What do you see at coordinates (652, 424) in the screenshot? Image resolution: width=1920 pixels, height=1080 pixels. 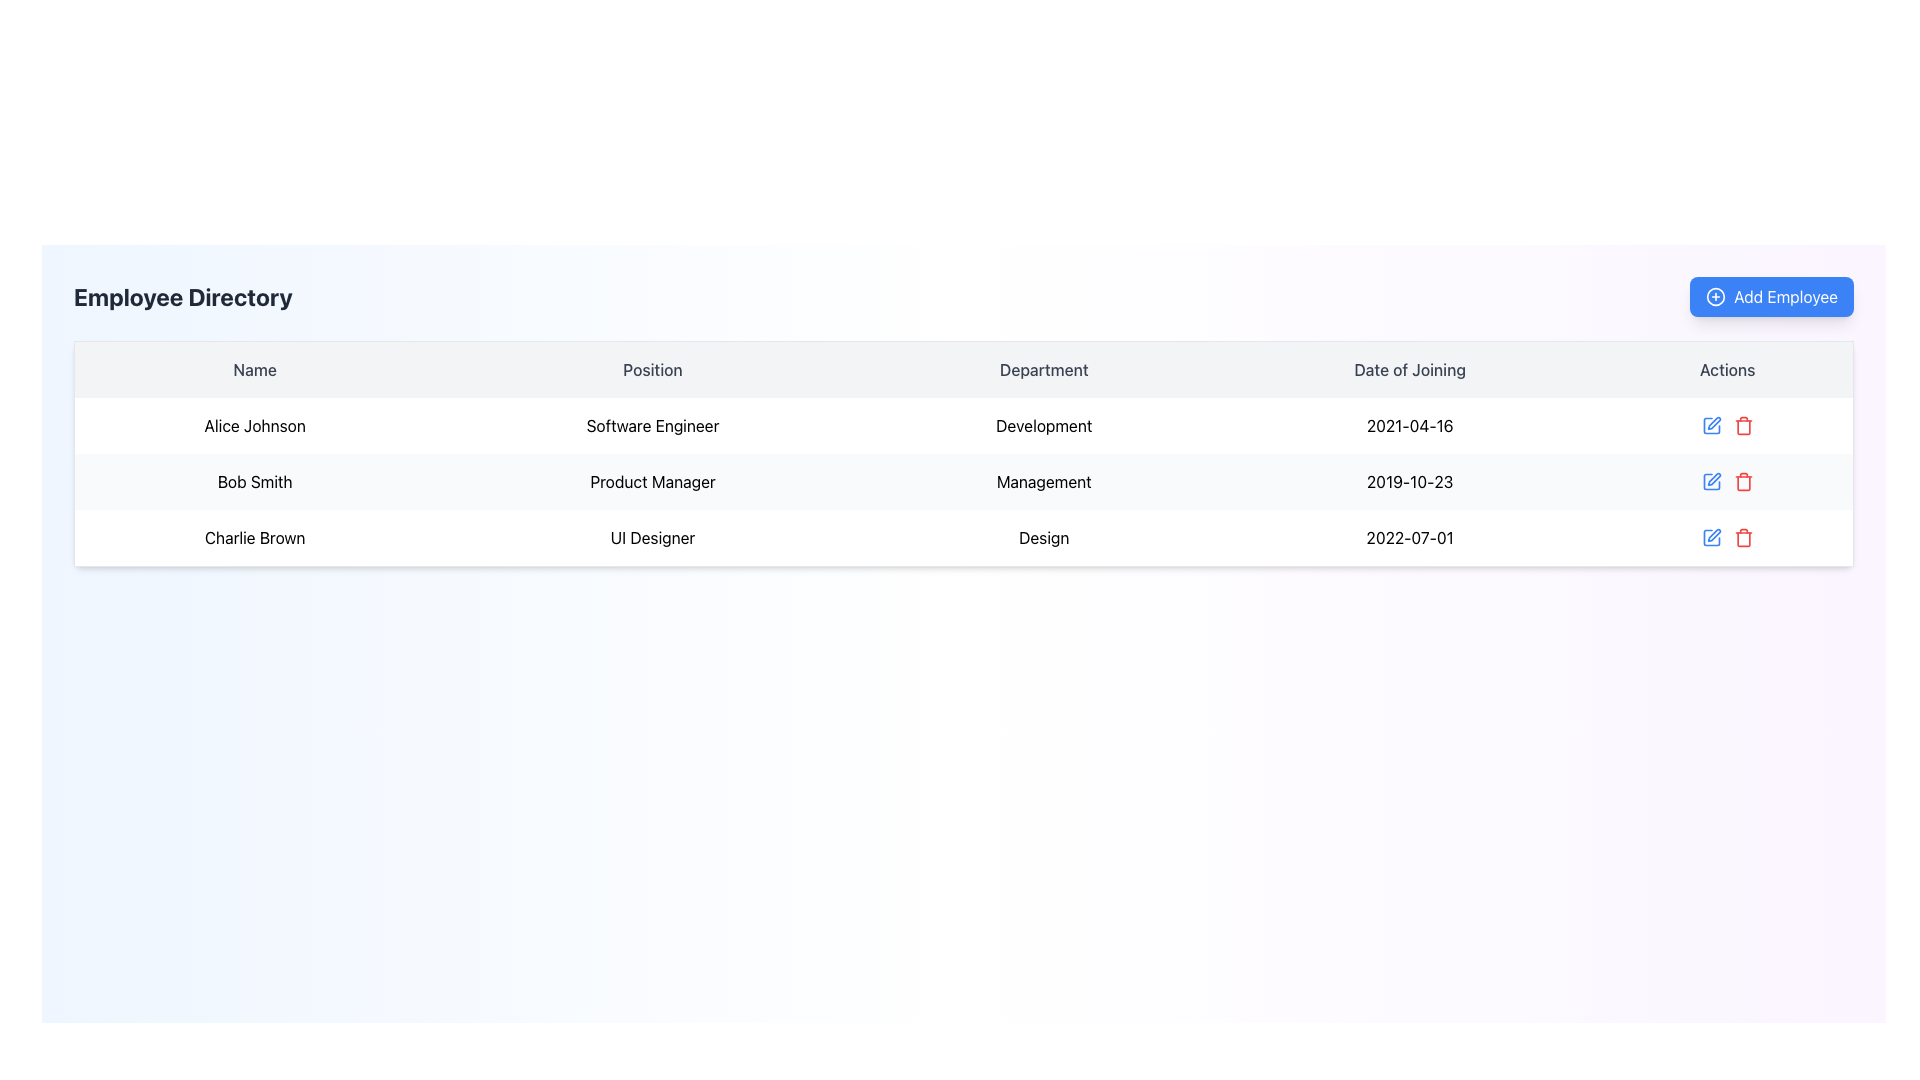 I see `displayed text from the 'Software Engineer' label located in the second cell of the 'Position' column in the first row, adjacent to 'Alice Johnson' and 'Development'` at bounding box center [652, 424].